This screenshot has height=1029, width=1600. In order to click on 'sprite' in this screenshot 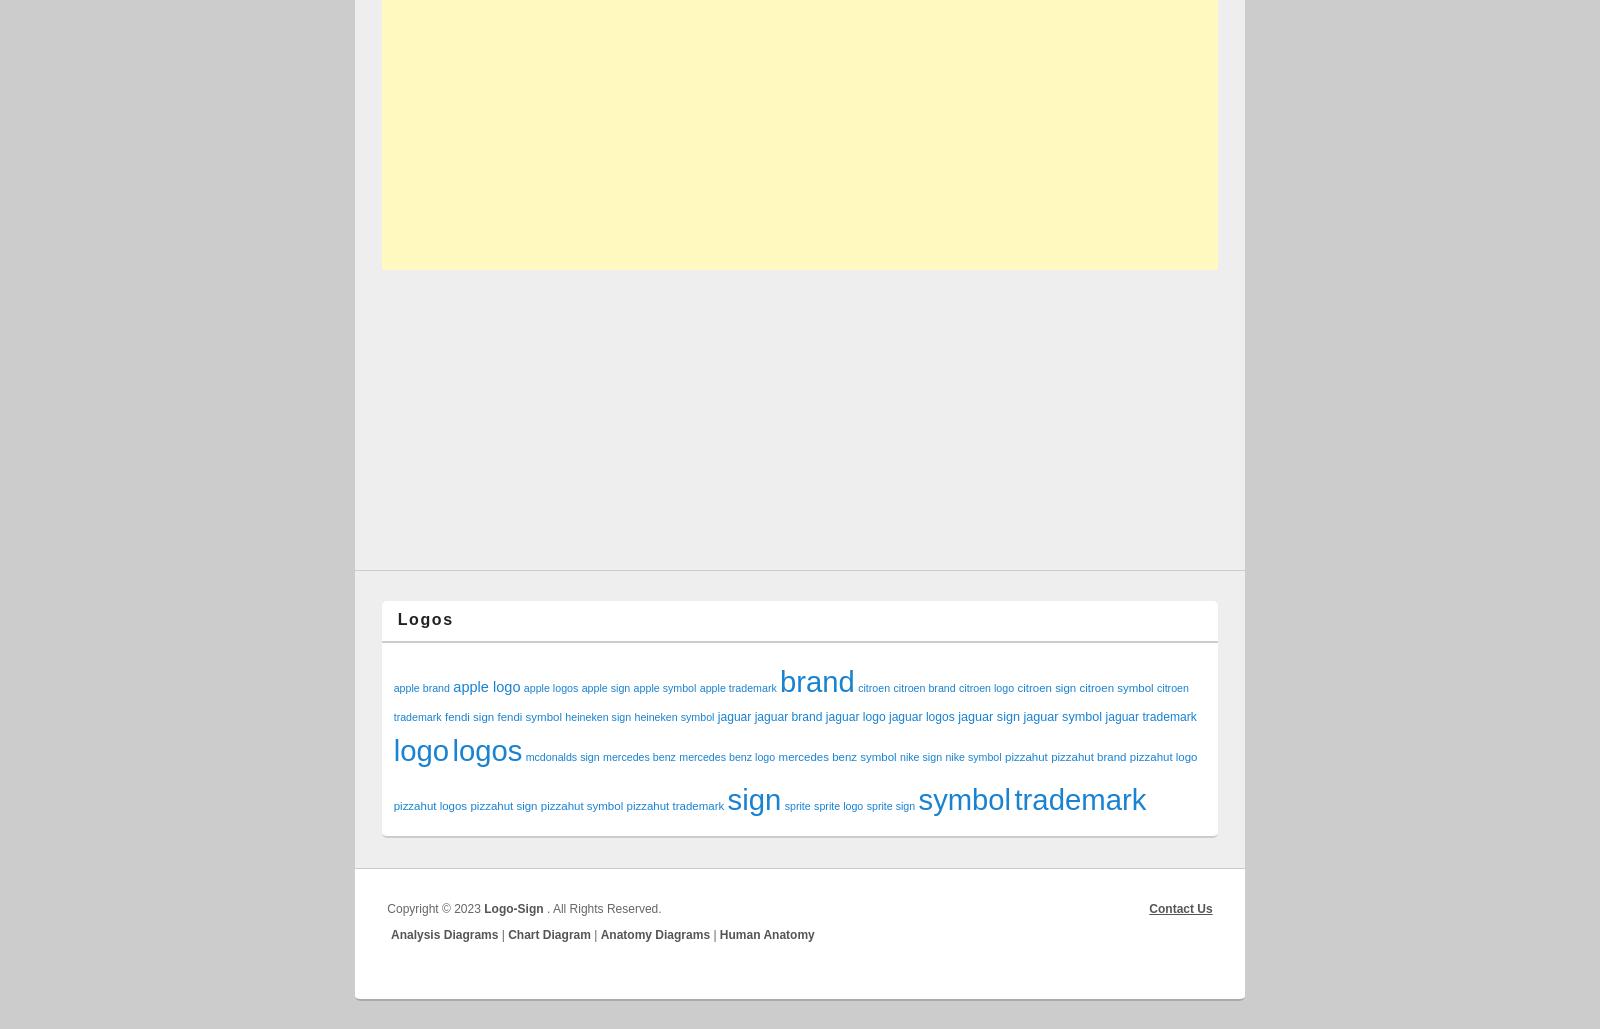, I will do `click(796, 804)`.